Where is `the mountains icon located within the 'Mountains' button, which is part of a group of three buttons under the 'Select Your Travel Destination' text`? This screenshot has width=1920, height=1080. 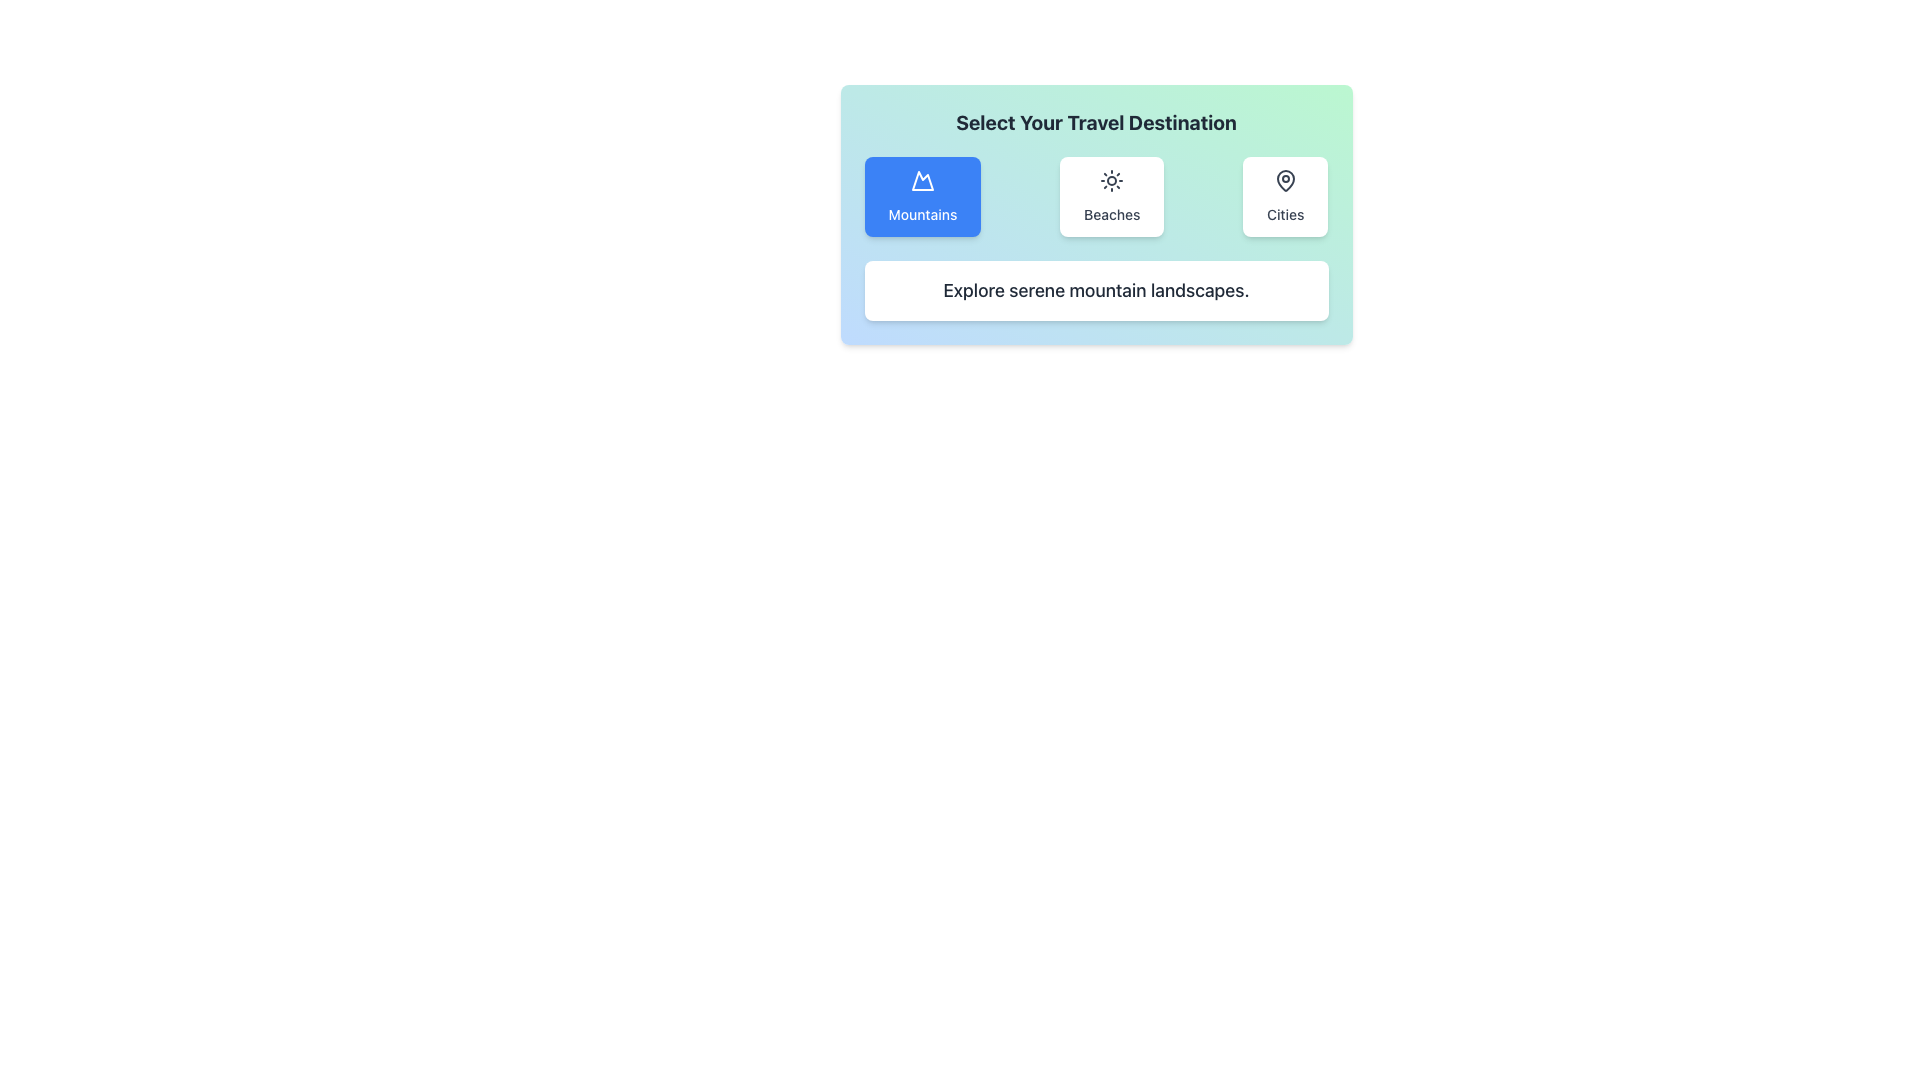
the mountains icon located within the 'Mountains' button, which is part of a group of three buttons under the 'Select Your Travel Destination' text is located at coordinates (921, 181).